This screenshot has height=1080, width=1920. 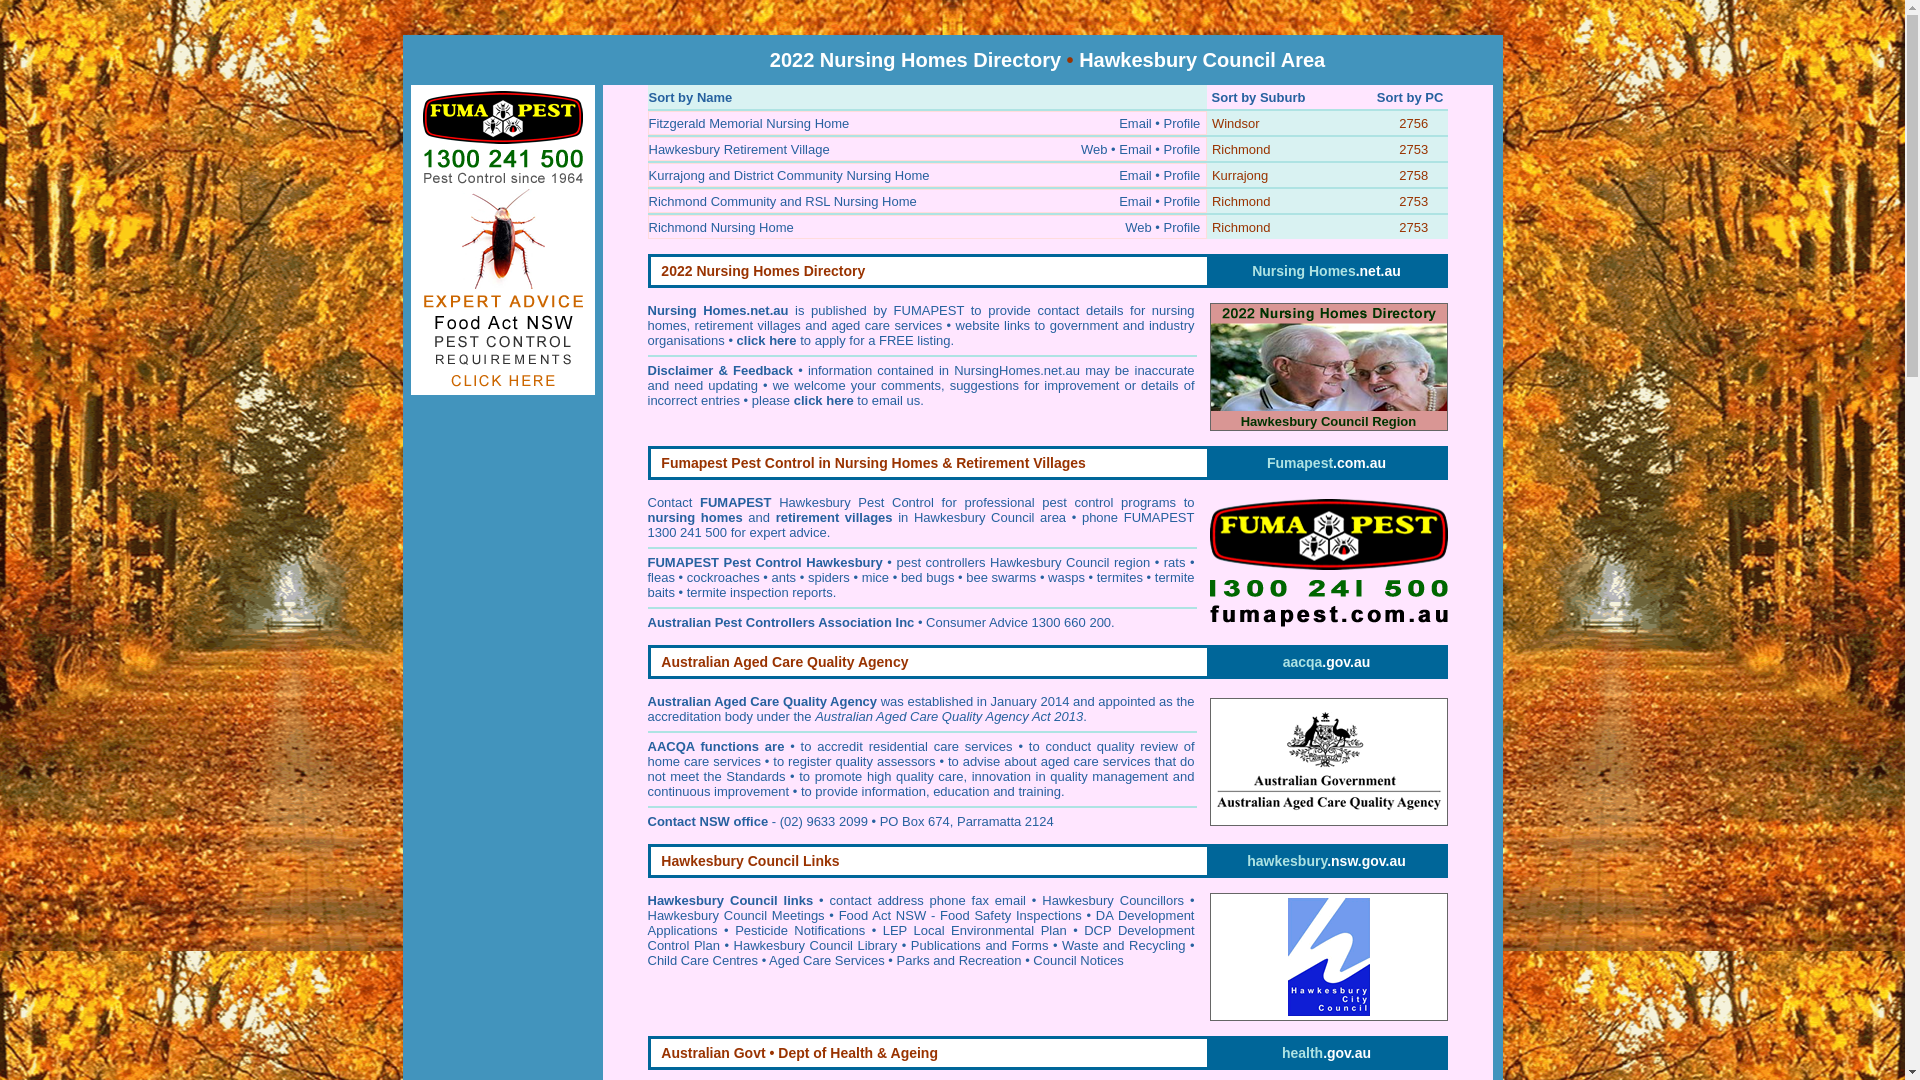 What do you see at coordinates (1257, 97) in the screenshot?
I see `'Sort by Suburb'` at bounding box center [1257, 97].